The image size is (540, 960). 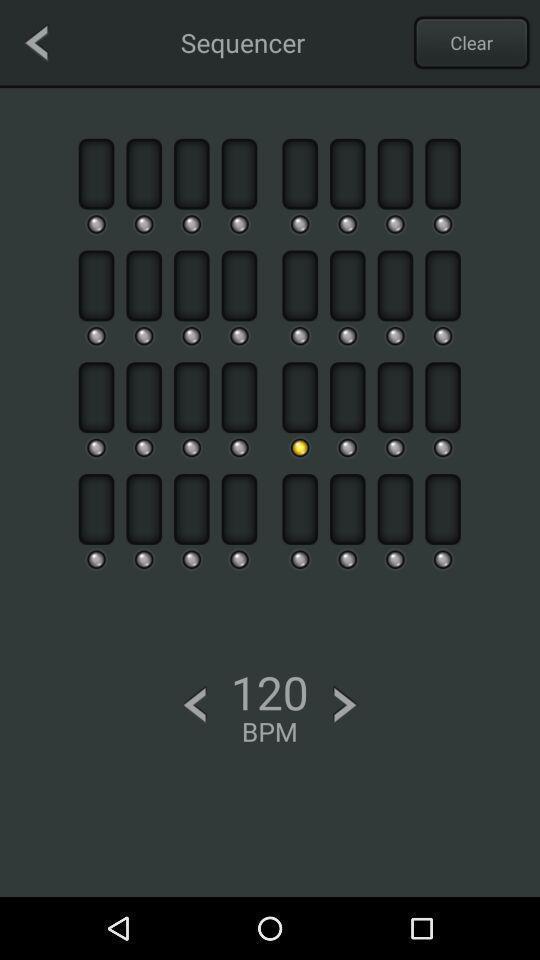 I want to click on bpm down button, so click(x=194, y=705).